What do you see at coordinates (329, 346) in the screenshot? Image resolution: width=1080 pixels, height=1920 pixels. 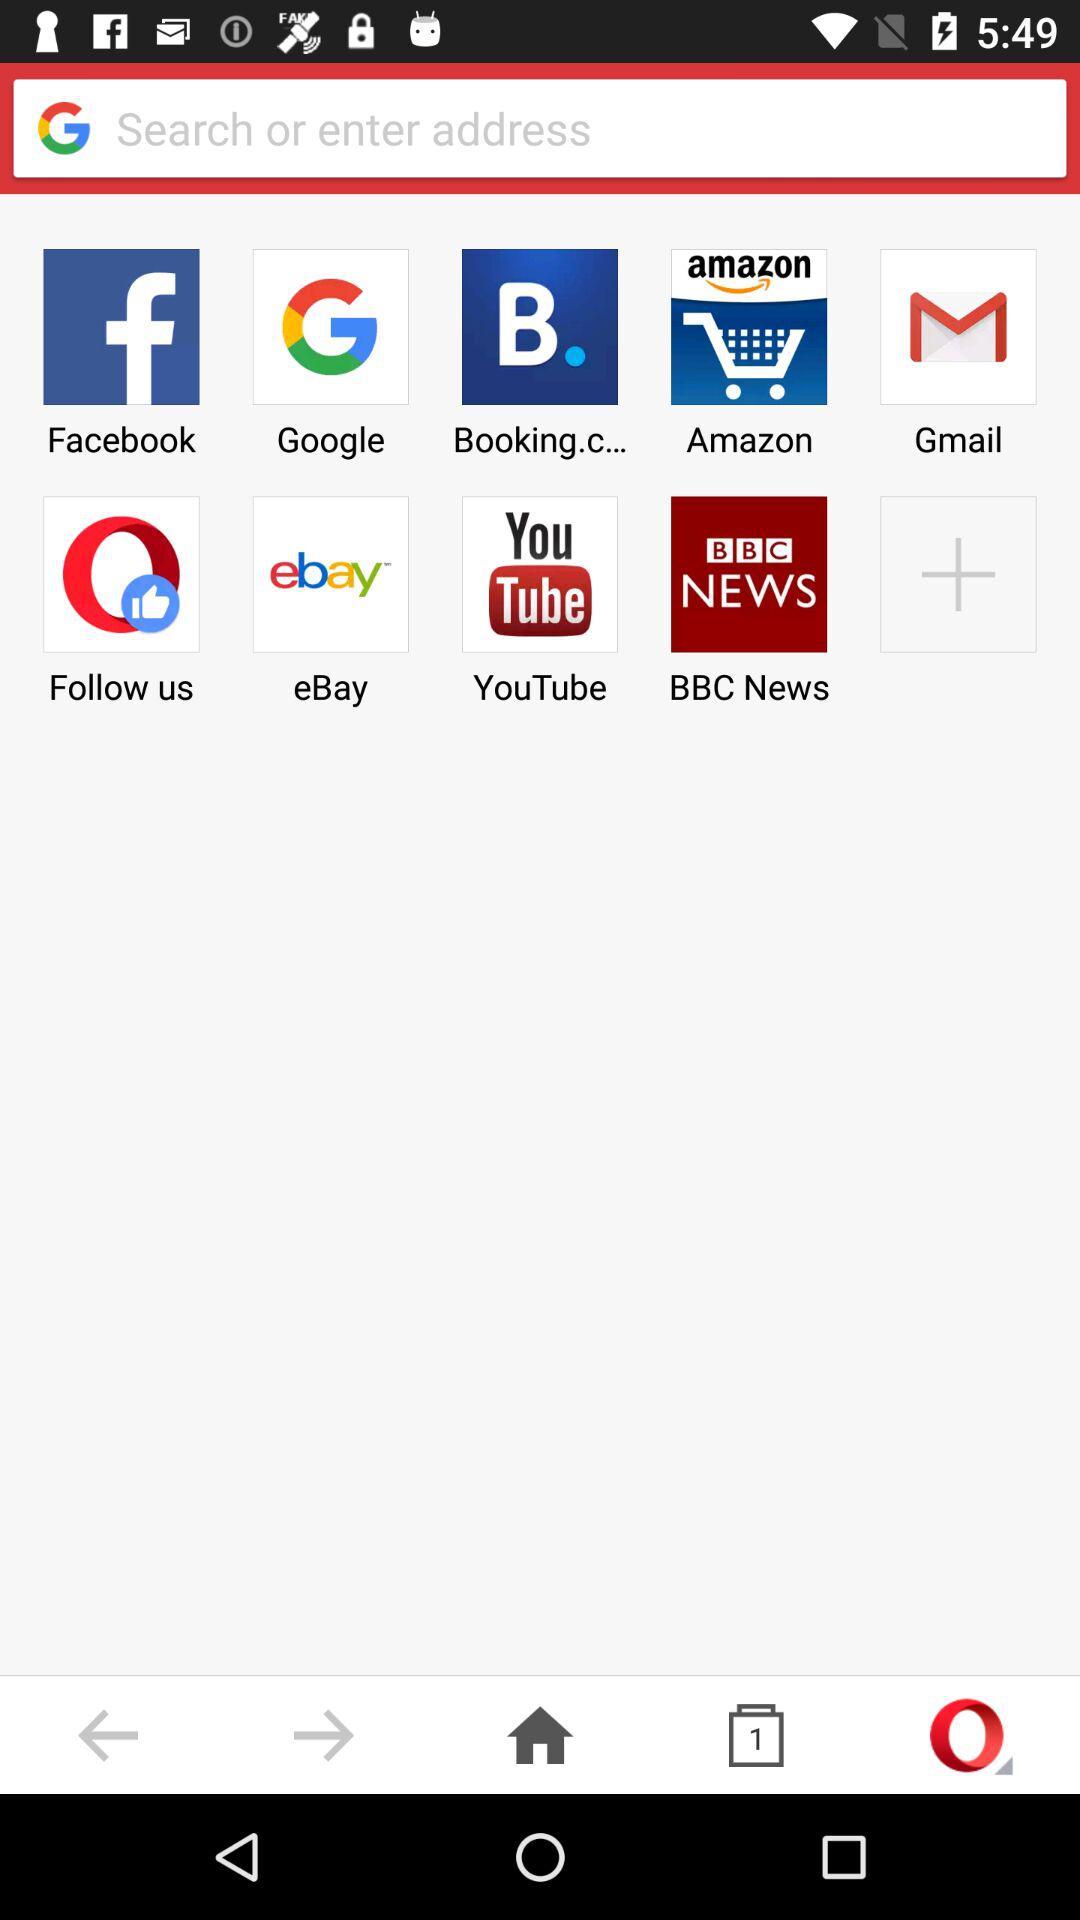 I see `the google` at bounding box center [329, 346].